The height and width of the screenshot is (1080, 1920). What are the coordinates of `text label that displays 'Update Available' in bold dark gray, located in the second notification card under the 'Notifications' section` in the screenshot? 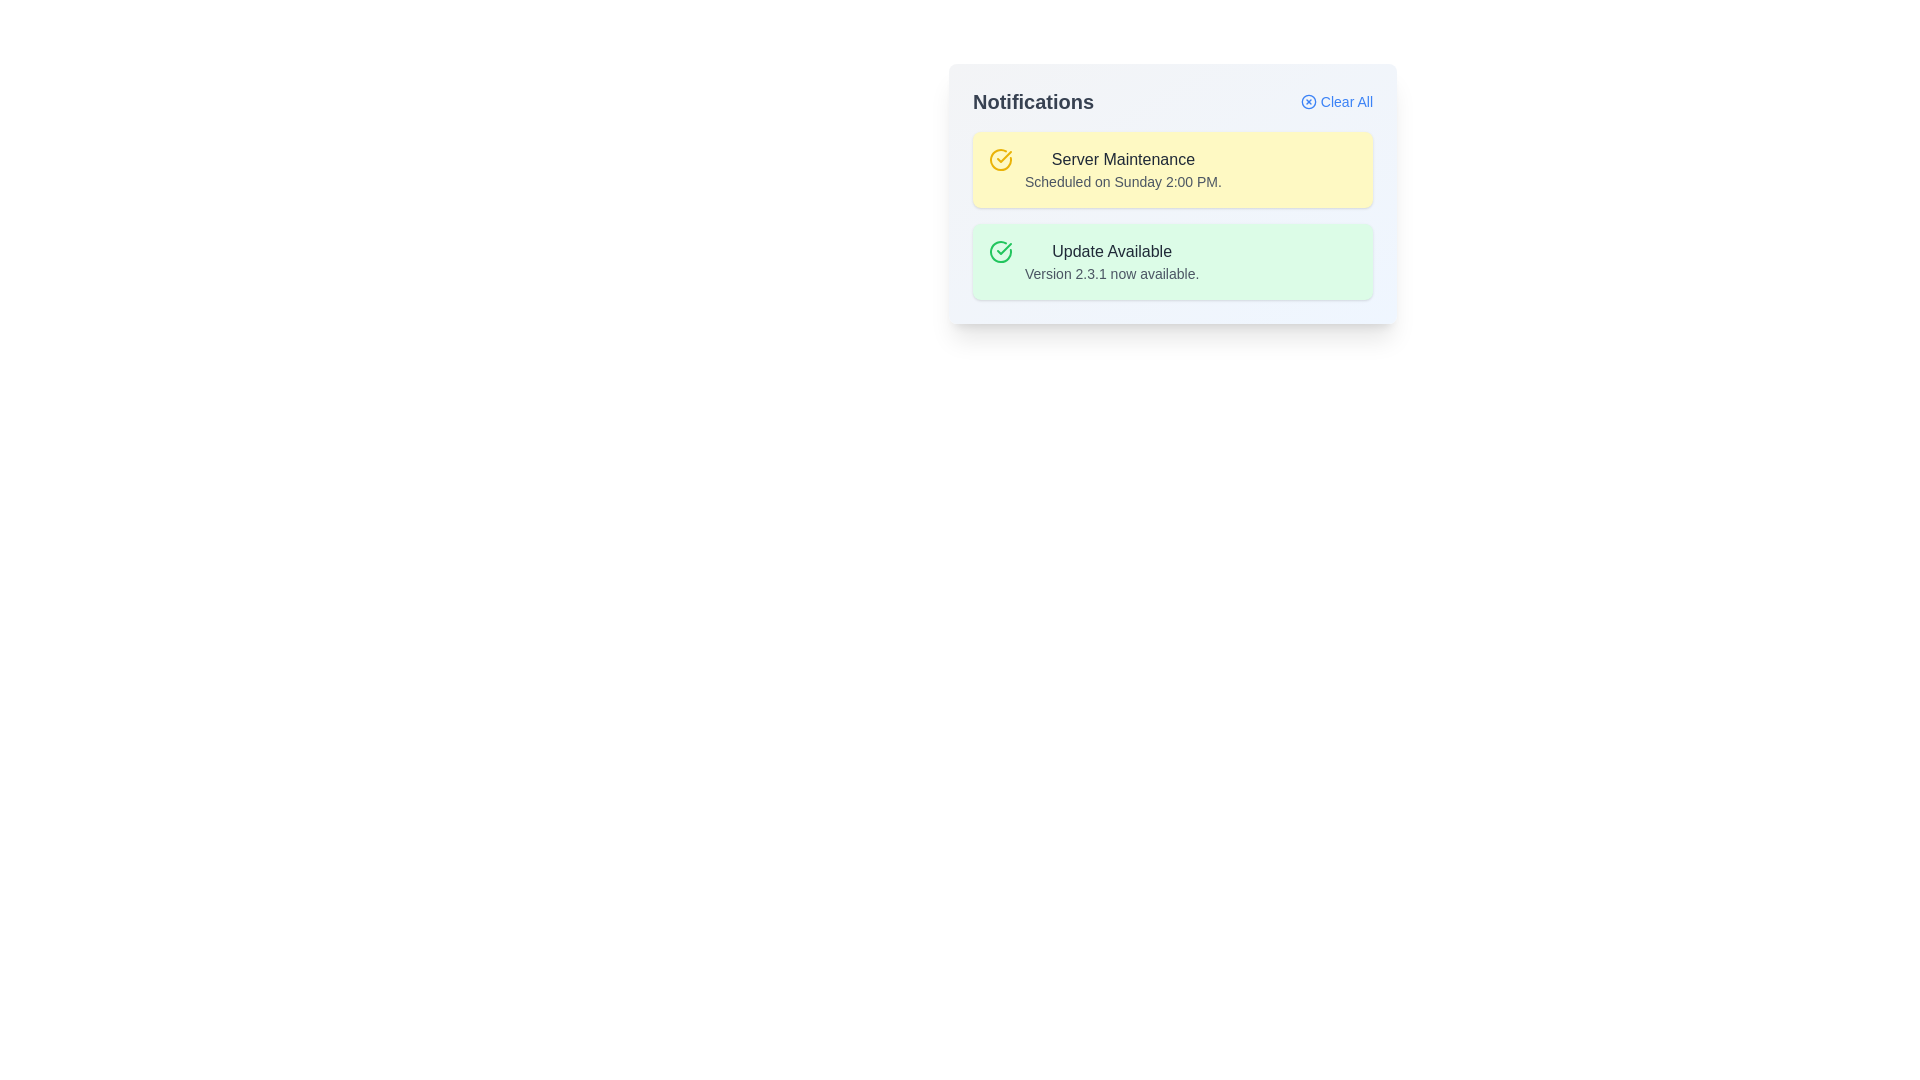 It's located at (1111, 250).